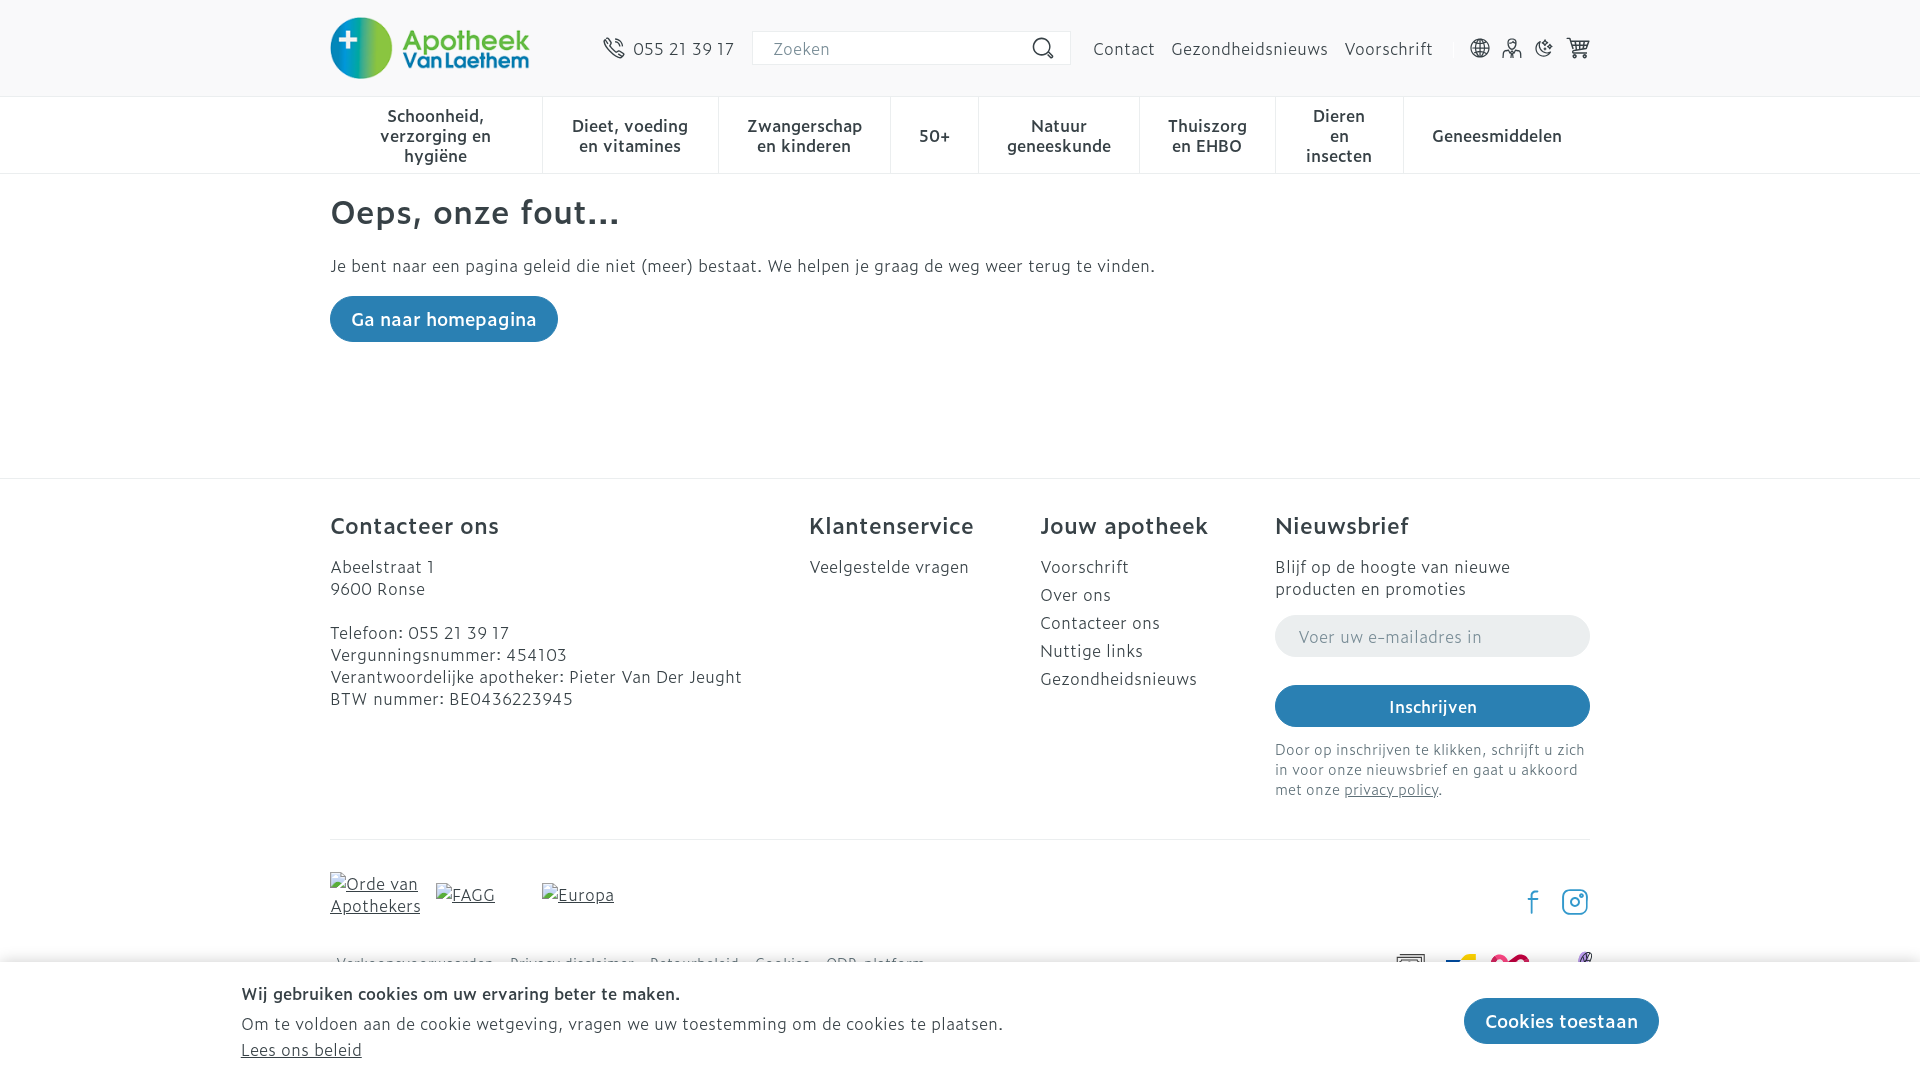 The image size is (1920, 1080). Describe the element at coordinates (915, 566) in the screenshot. I see `'Veelgestelde vragen'` at that location.